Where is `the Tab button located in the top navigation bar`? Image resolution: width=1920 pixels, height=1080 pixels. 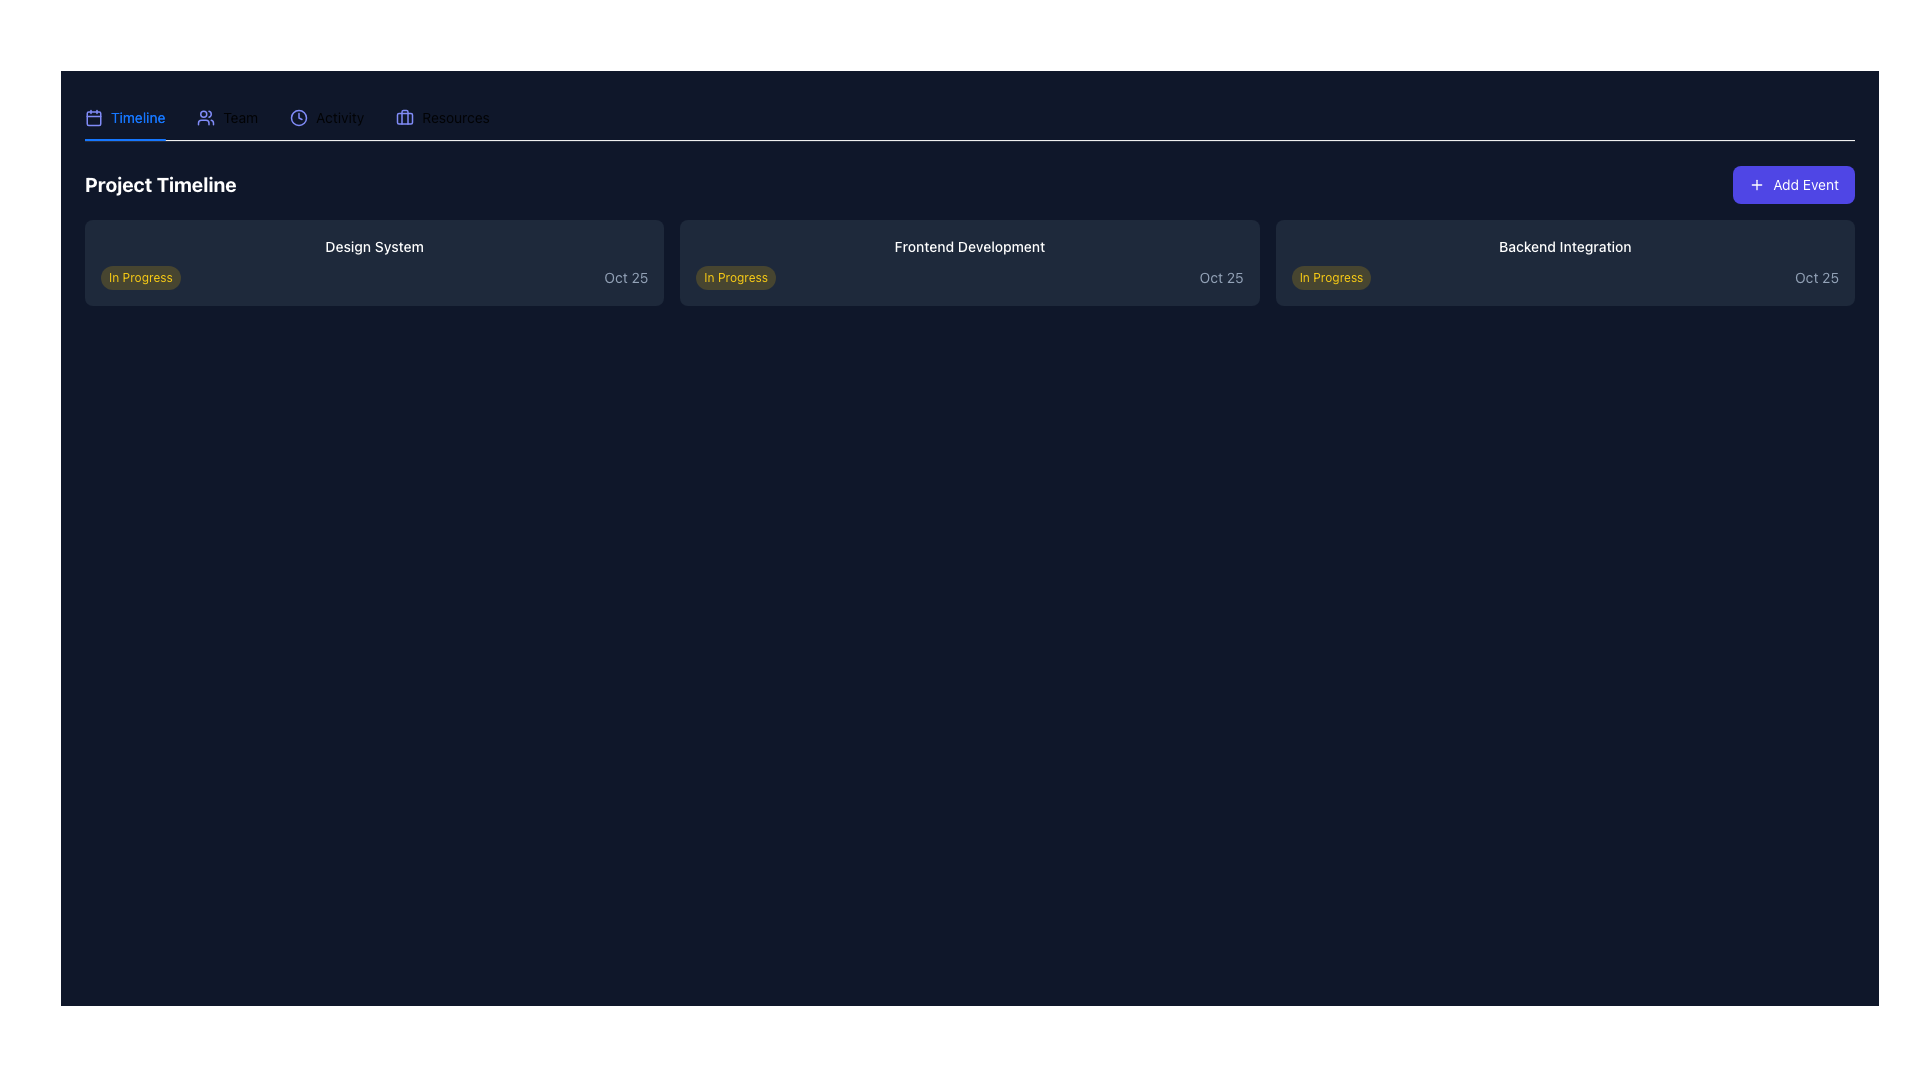 the Tab button located in the top navigation bar is located at coordinates (442, 118).